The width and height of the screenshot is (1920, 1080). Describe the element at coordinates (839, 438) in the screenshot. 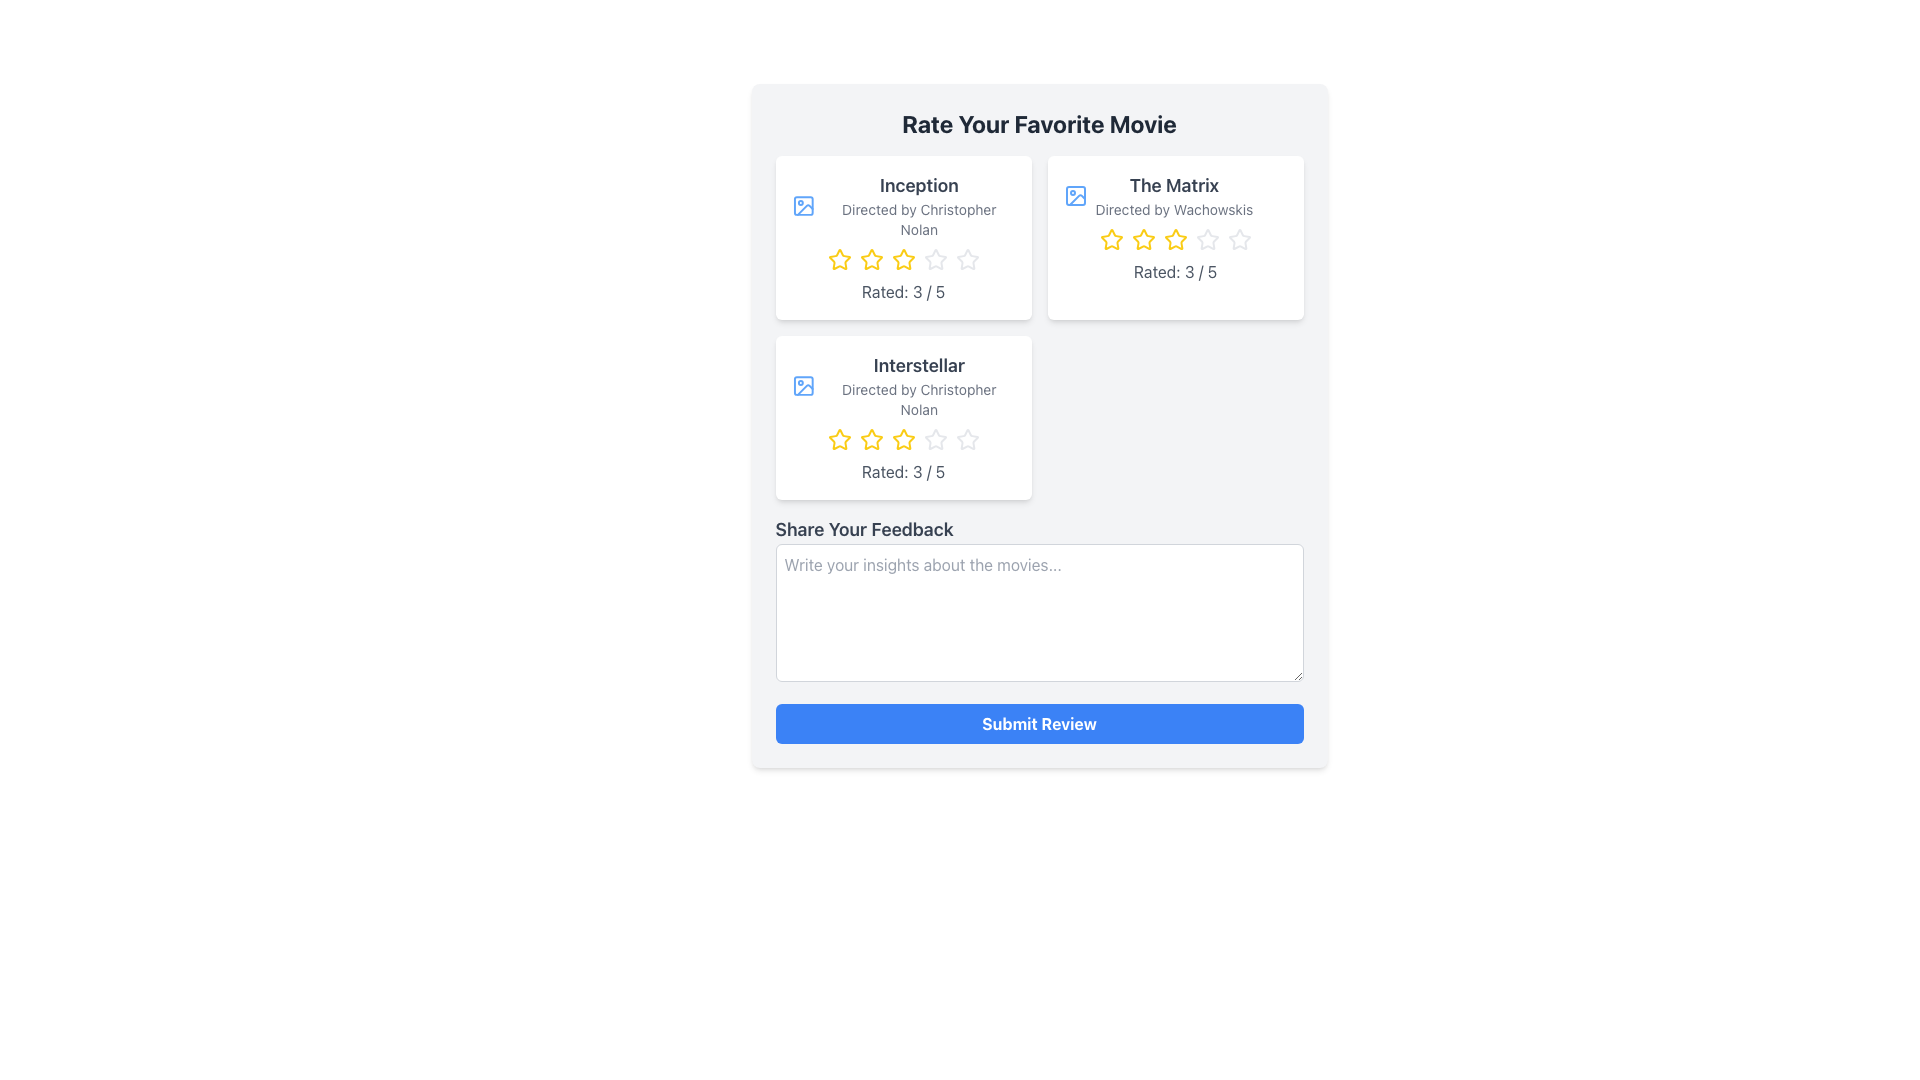

I see `the first yellow star rating element under the movie 'Interstellar' to rate one star` at that location.